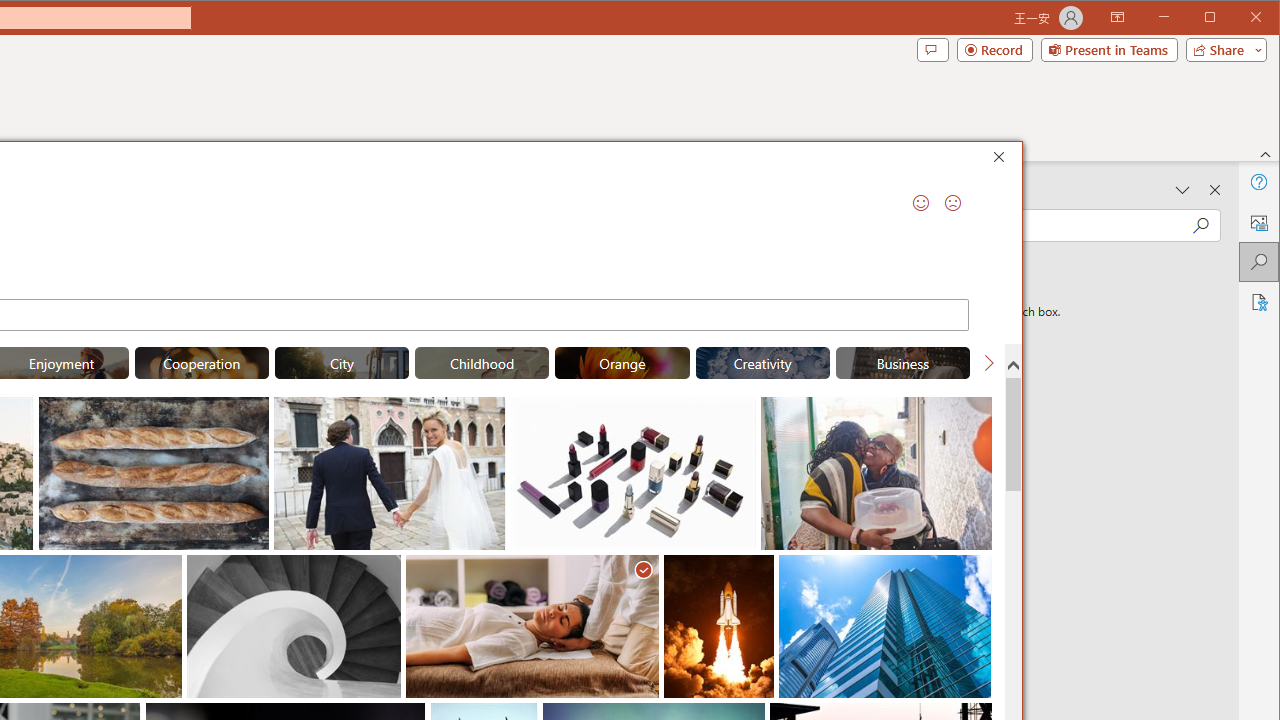  I want to click on 'Send a Smile', so click(919, 203).